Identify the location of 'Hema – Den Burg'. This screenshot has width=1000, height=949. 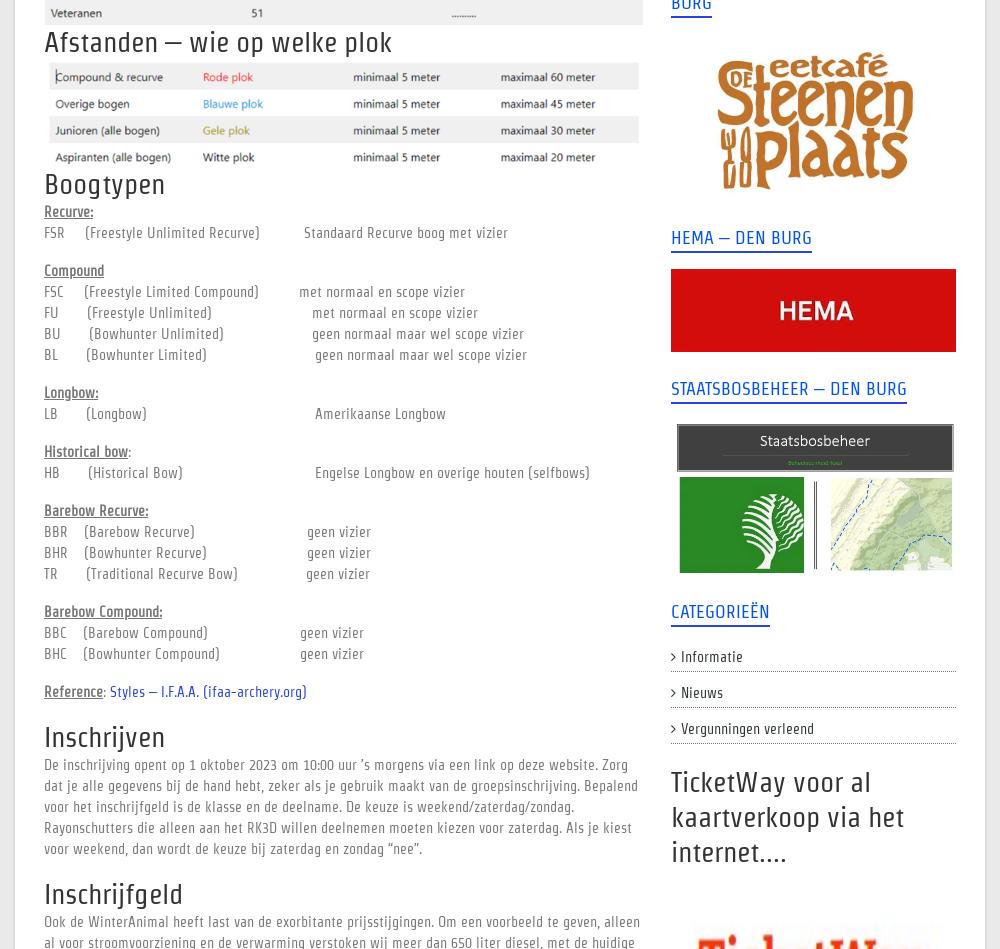
(739, 236).